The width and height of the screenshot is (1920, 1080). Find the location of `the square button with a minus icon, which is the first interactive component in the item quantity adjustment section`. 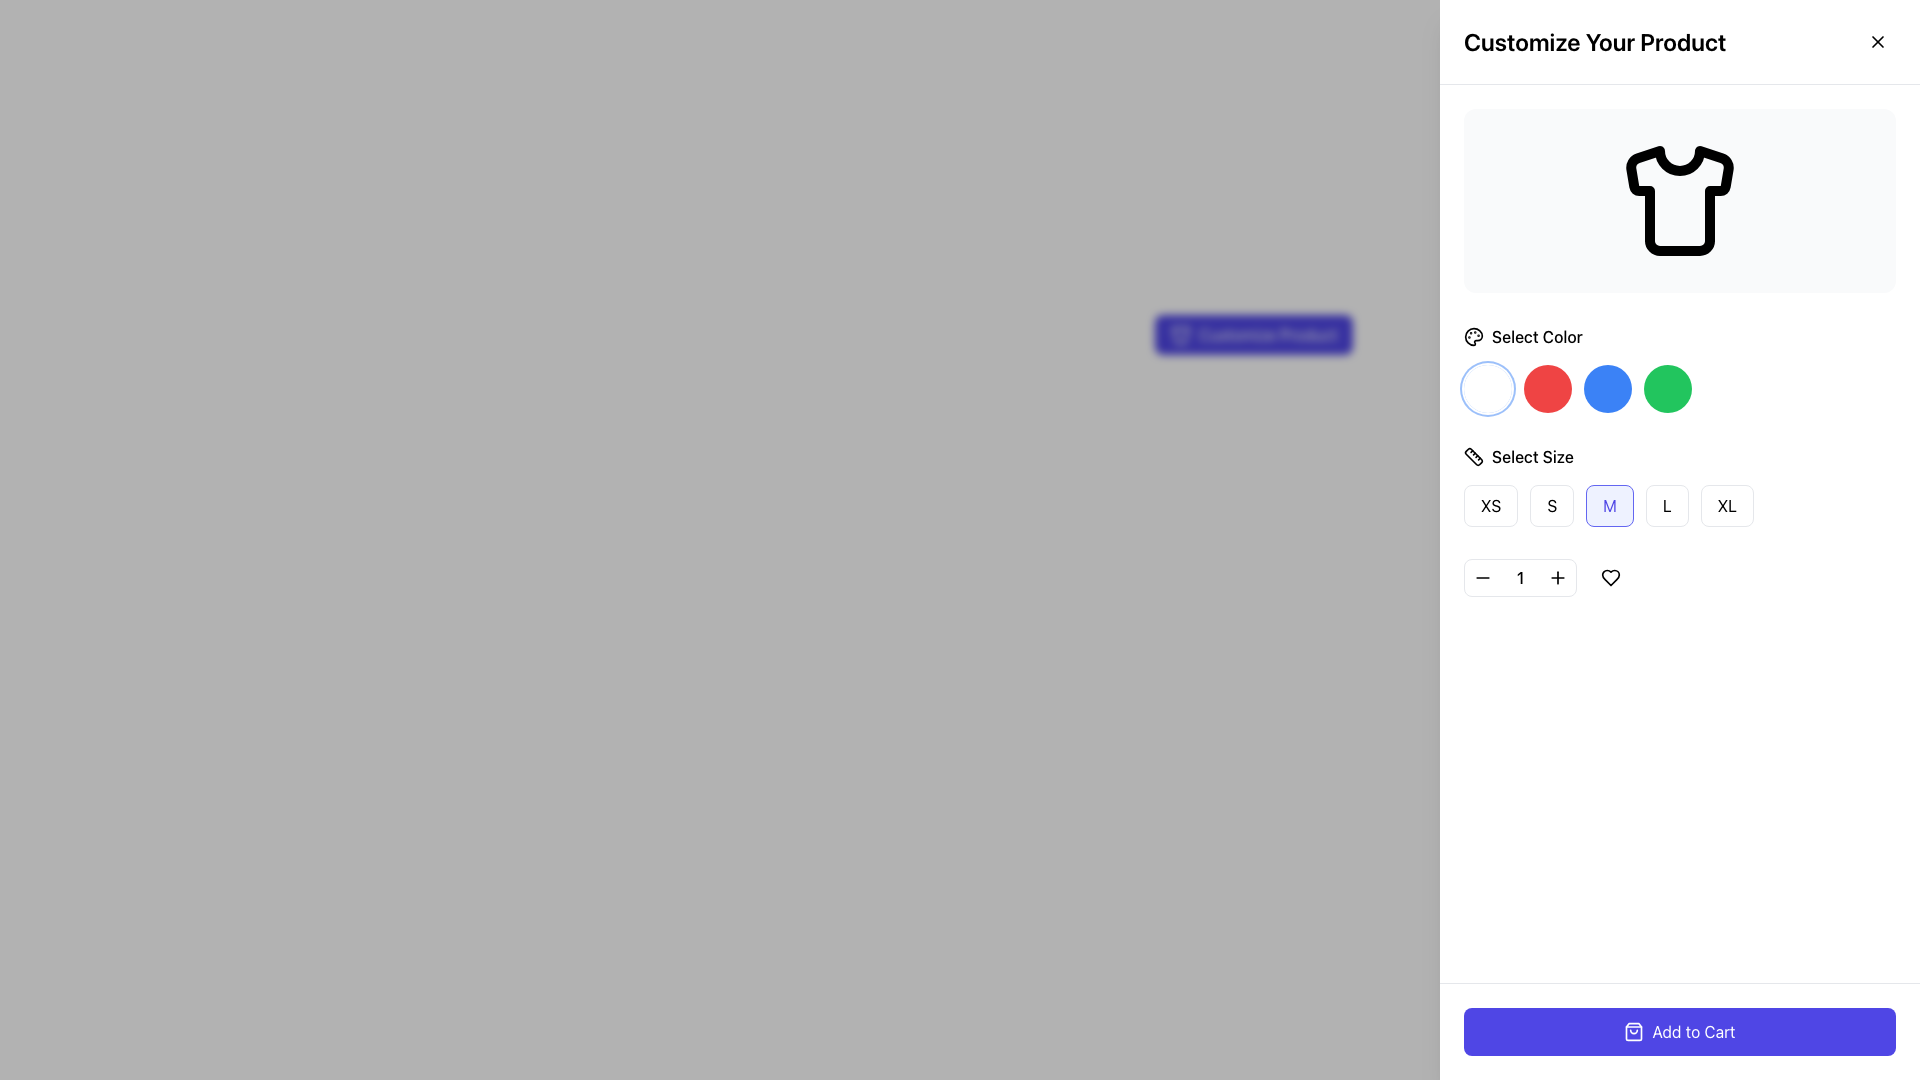

the square button with a minus icon, which is the first interactive component in the item quantity adjustment section is located at coordinates (1483, 578).